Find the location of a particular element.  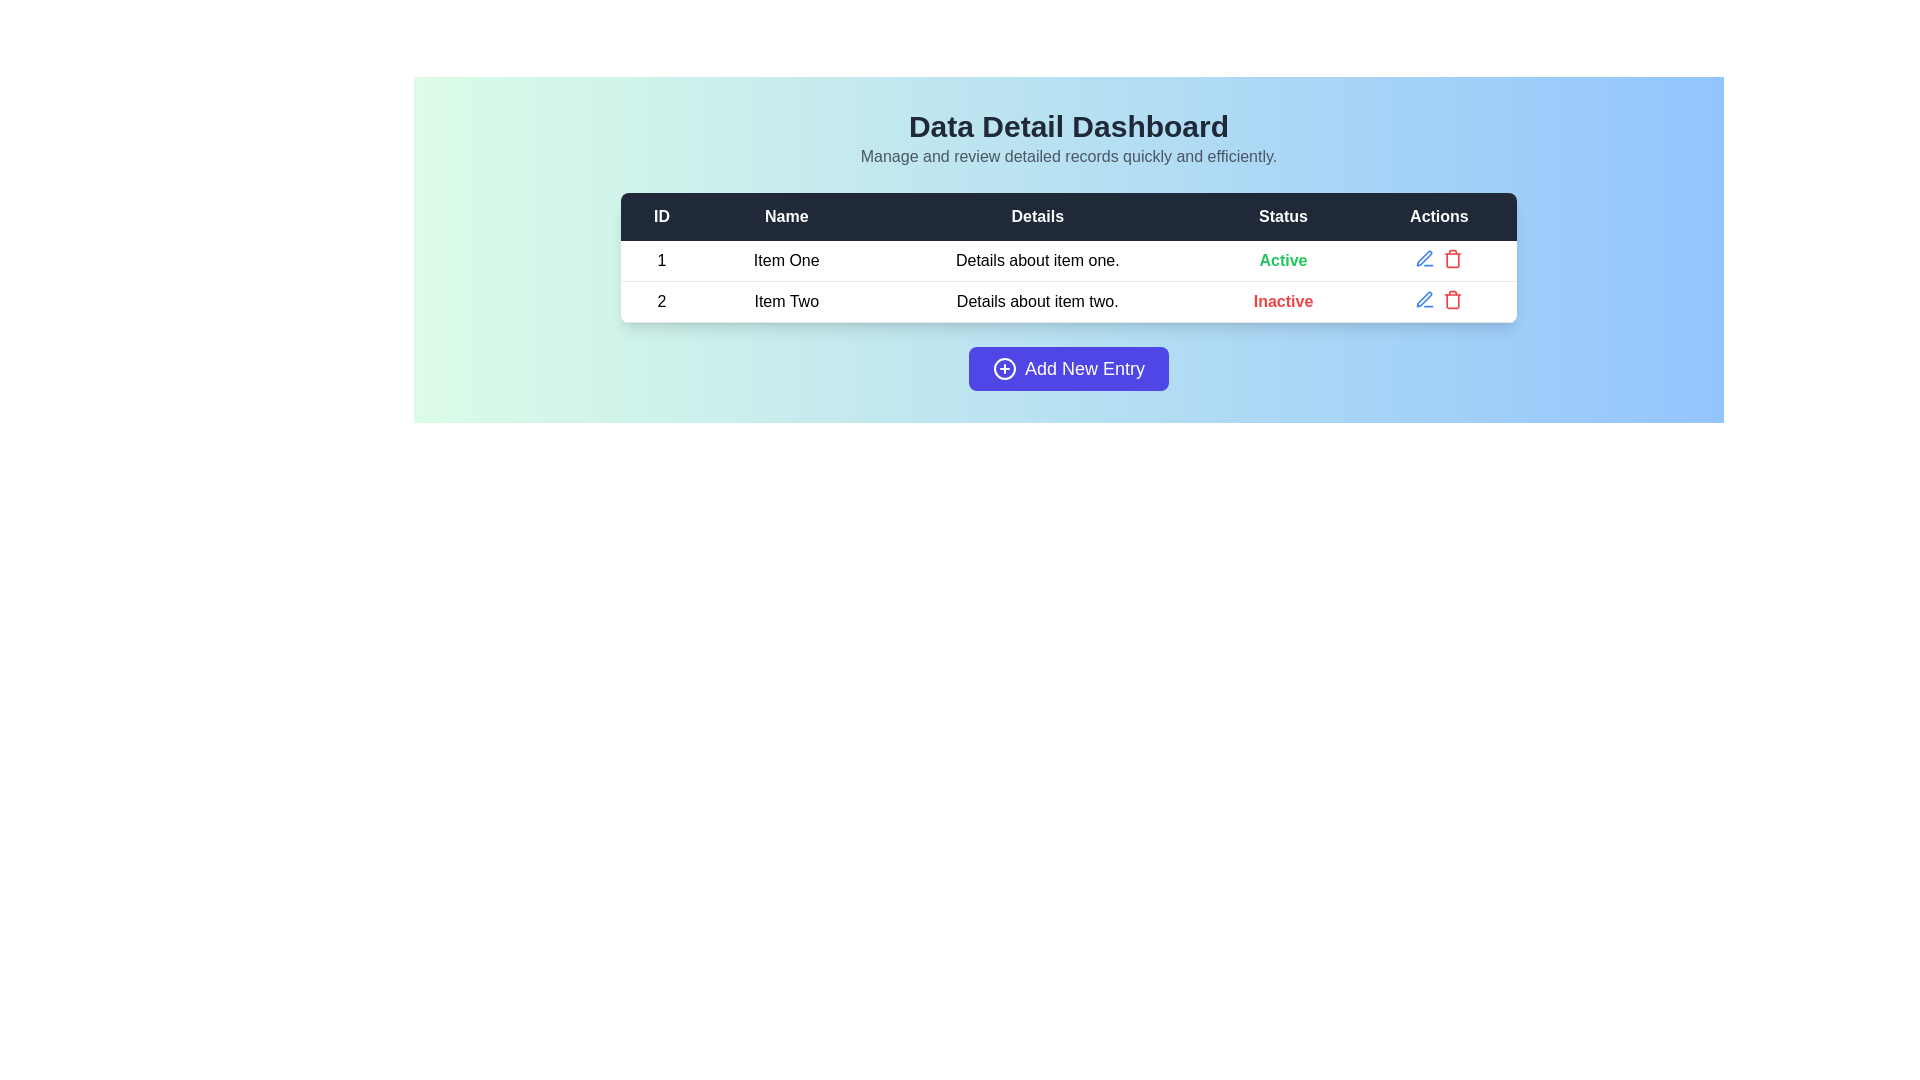

the 'Active' status indicator text label located in the 'Status' column of the first row in the table is located at coordinates (1283, 259).